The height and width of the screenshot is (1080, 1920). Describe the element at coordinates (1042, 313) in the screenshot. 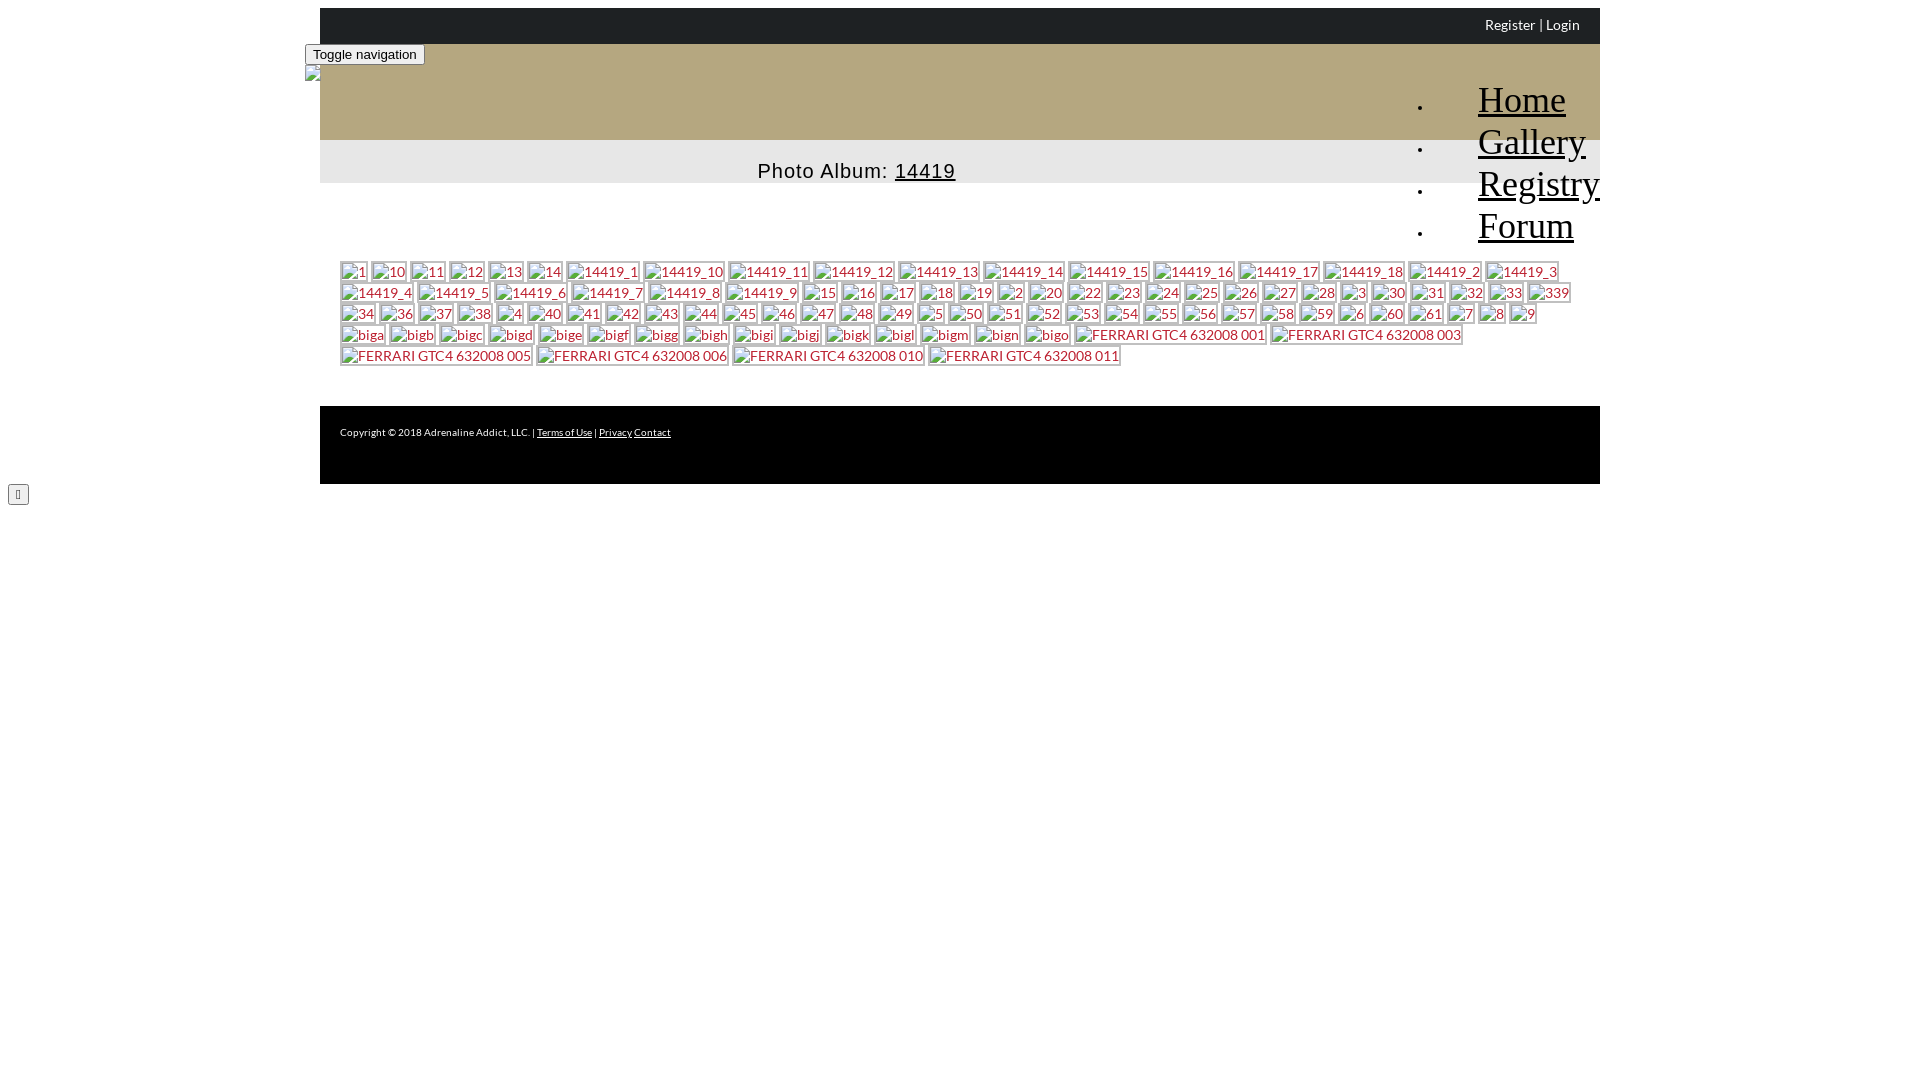

I see `'52 (click to enlarge)'` at that location.